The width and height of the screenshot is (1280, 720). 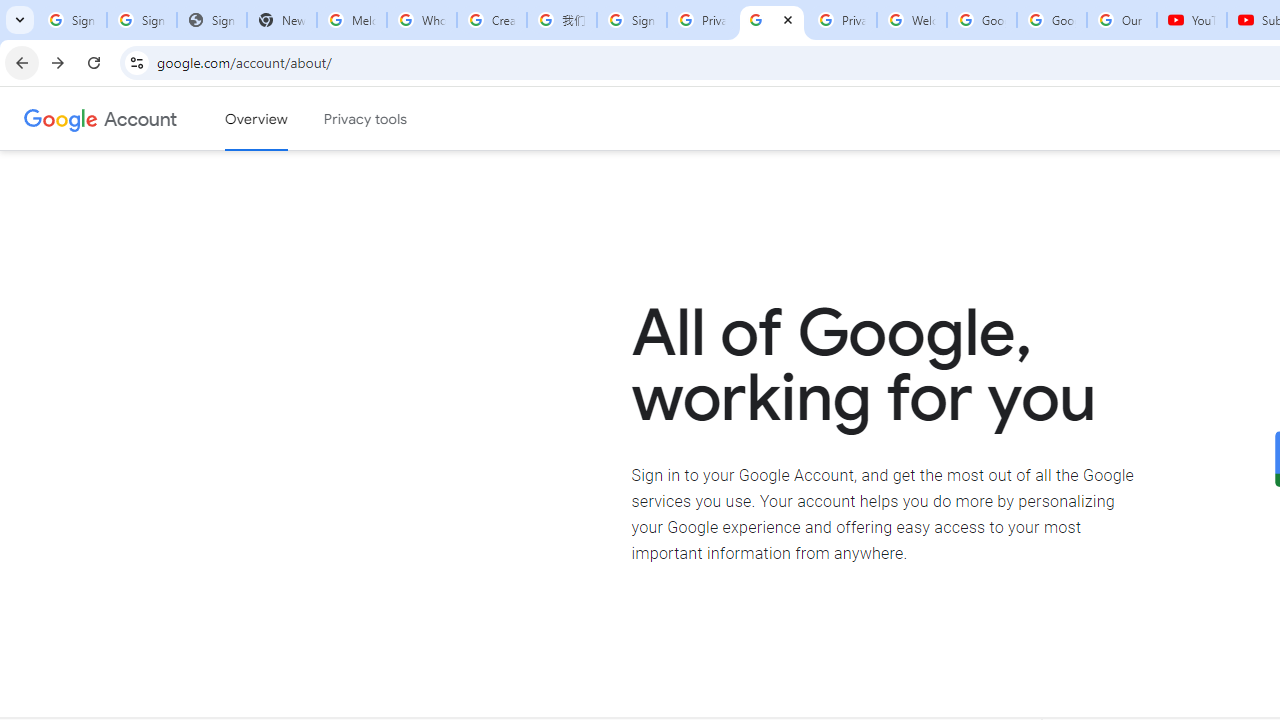 I want to click on 'Google Account', so click(x=139, y=118).